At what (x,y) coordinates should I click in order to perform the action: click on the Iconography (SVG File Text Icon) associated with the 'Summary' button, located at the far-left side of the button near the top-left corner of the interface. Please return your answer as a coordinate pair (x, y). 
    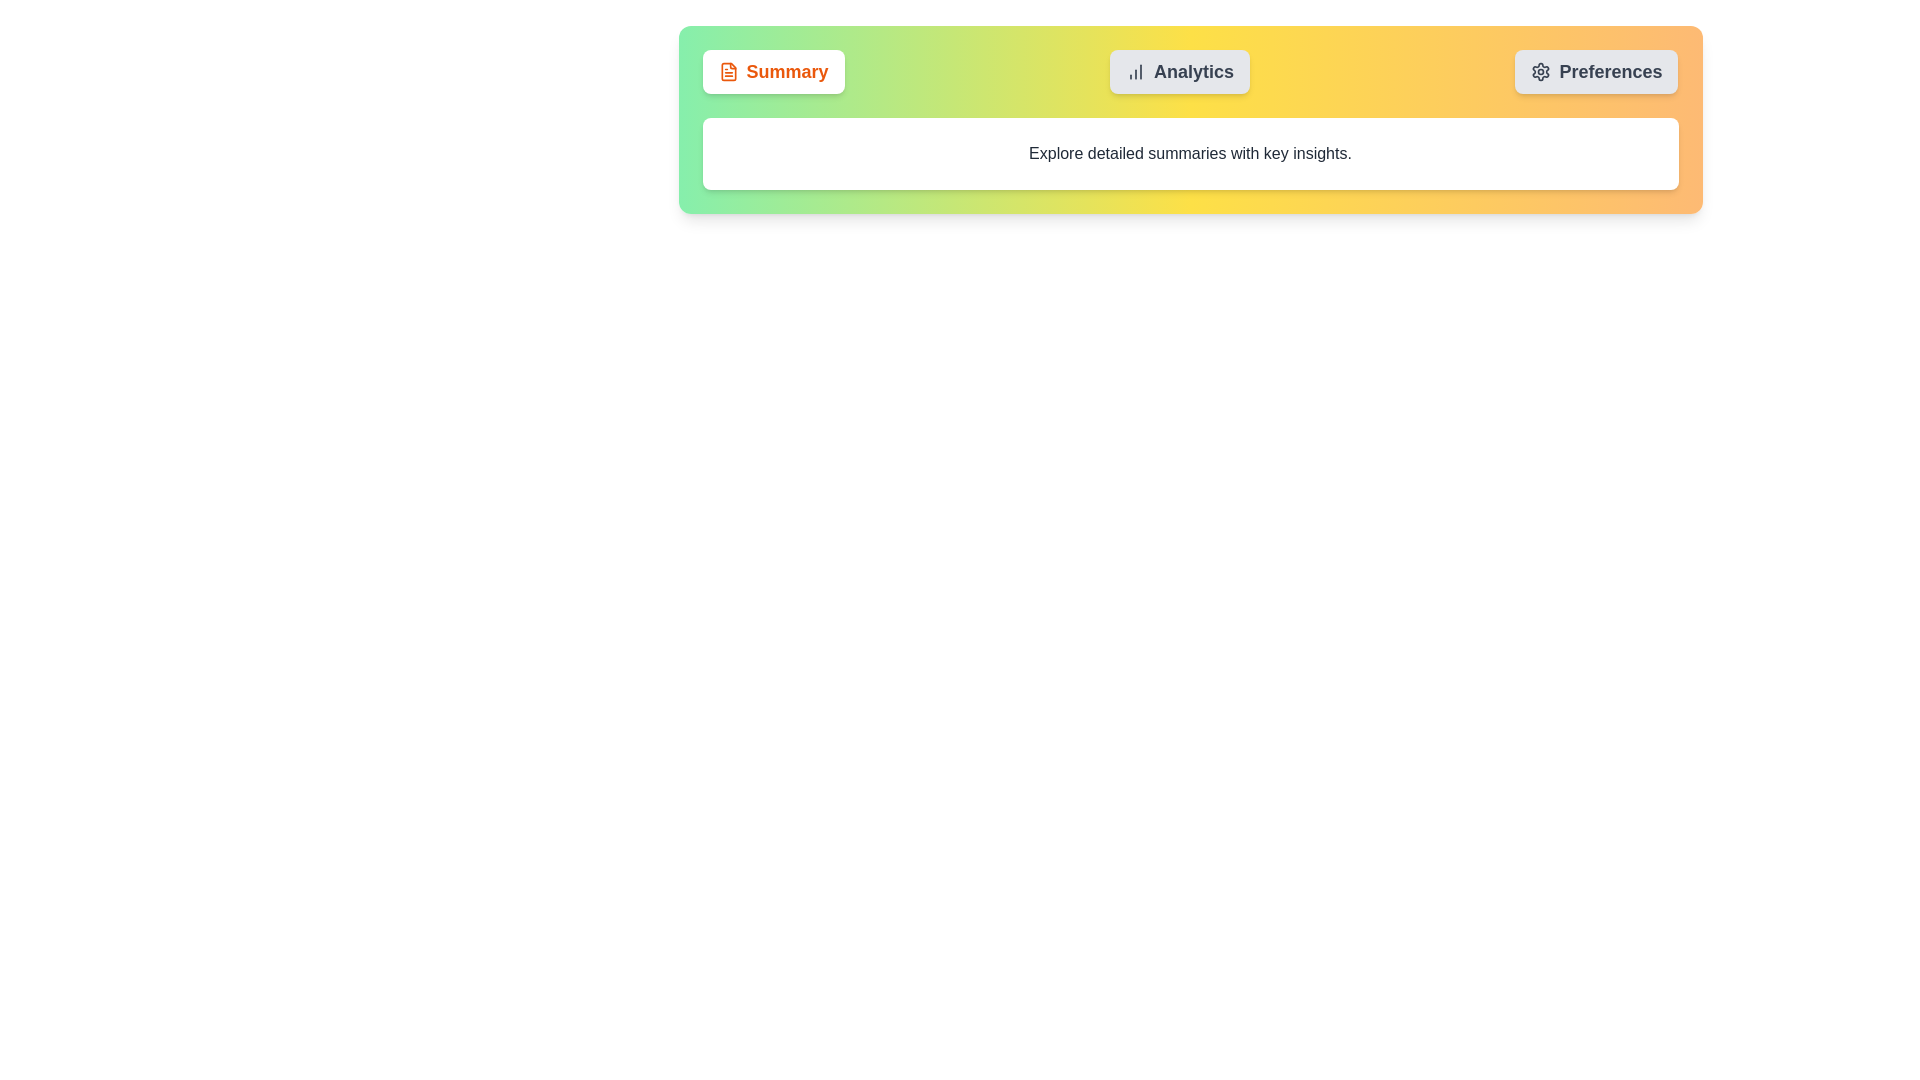
    Looking at the image, I should click on (727, 71).